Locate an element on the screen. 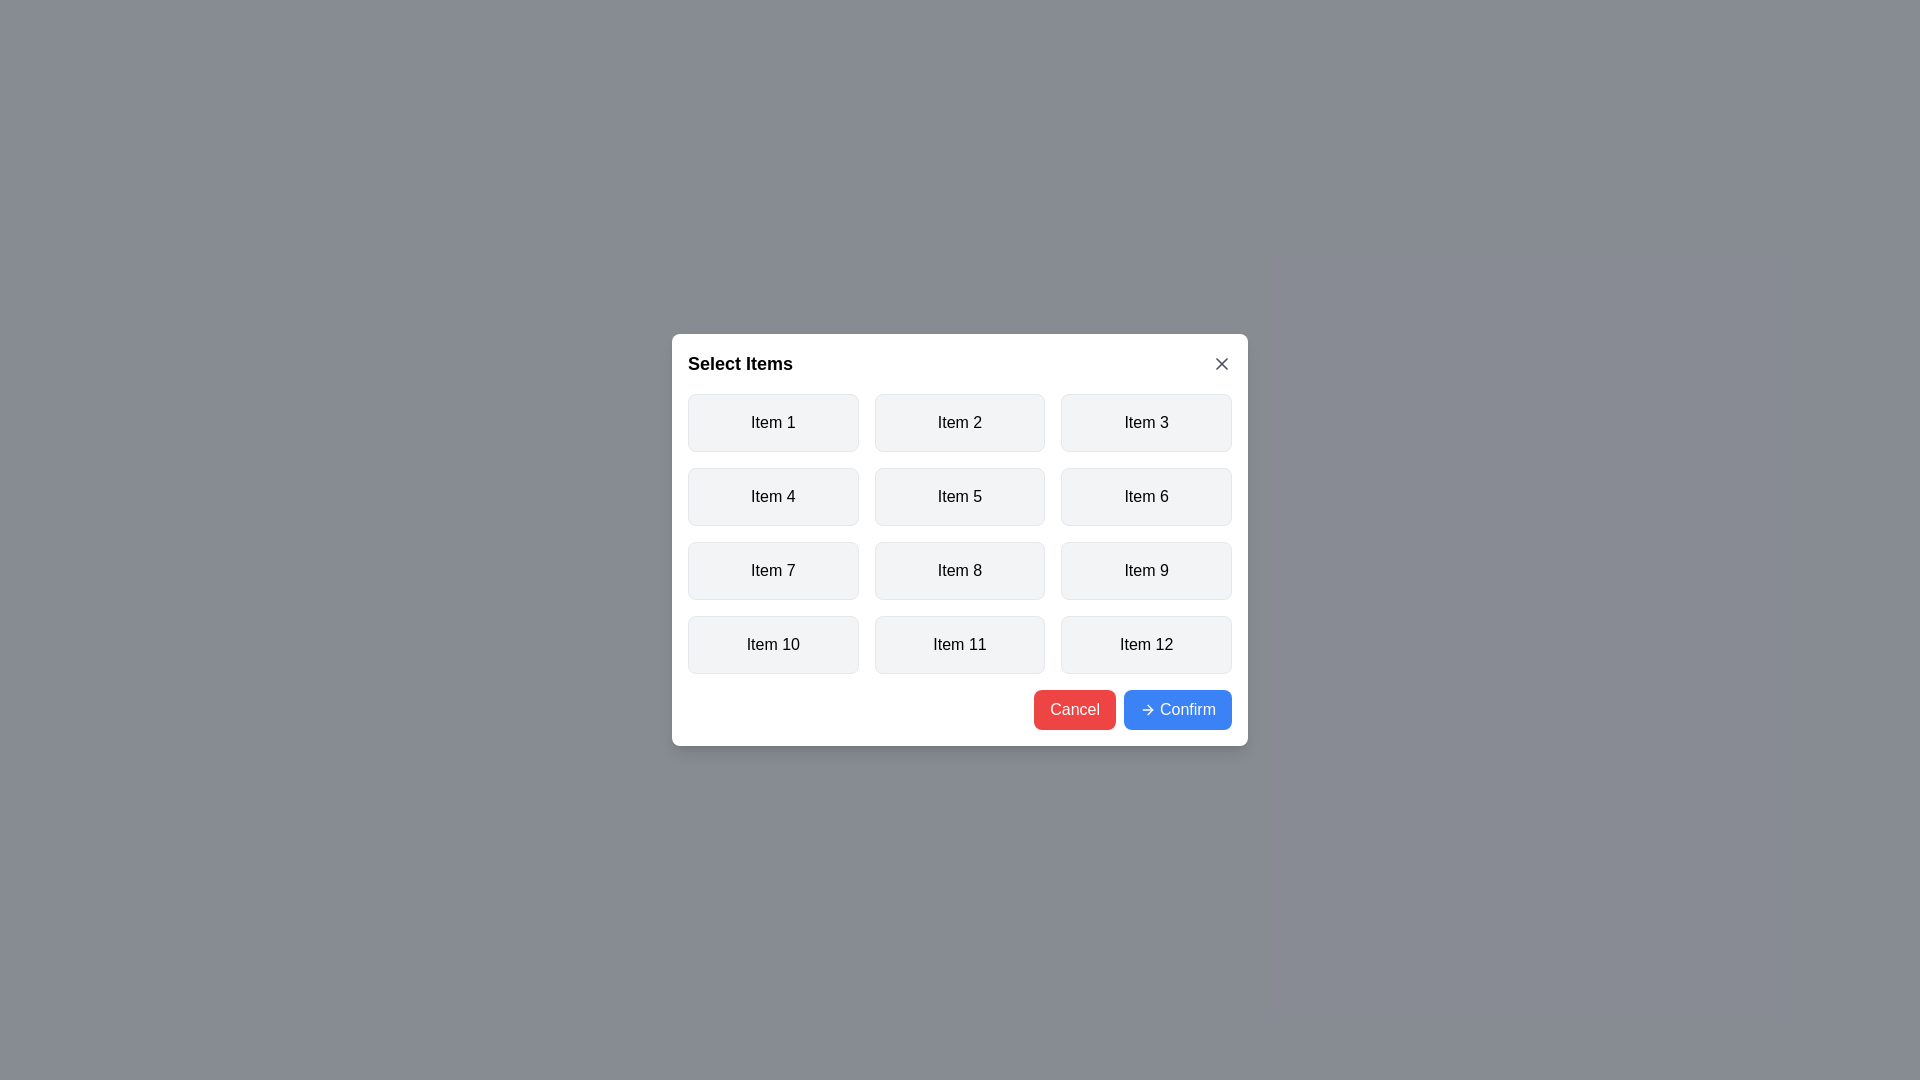  the 'Confirm' button to save the selections and close the dialog is located at coordinates (1177, 708).